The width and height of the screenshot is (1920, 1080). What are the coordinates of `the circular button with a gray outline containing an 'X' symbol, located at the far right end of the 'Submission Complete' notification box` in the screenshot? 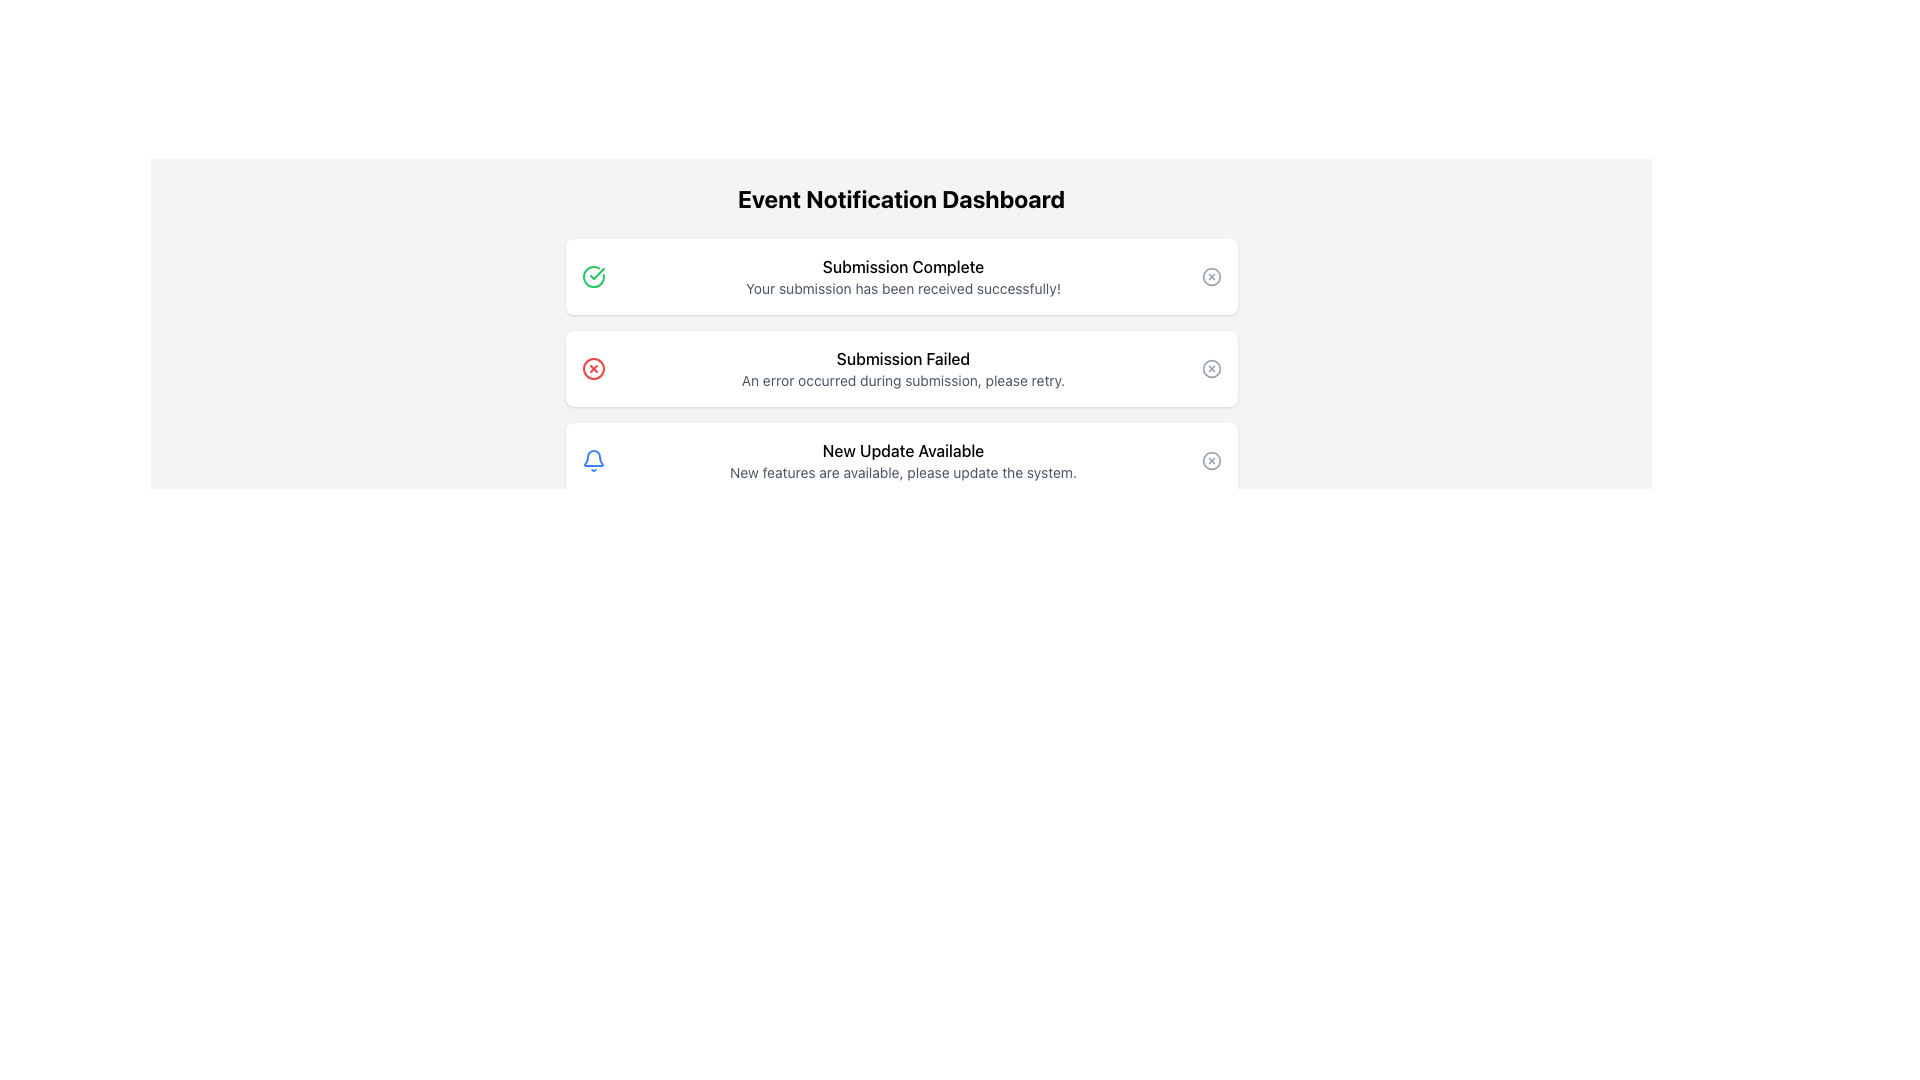 It's located at (1210, 277).